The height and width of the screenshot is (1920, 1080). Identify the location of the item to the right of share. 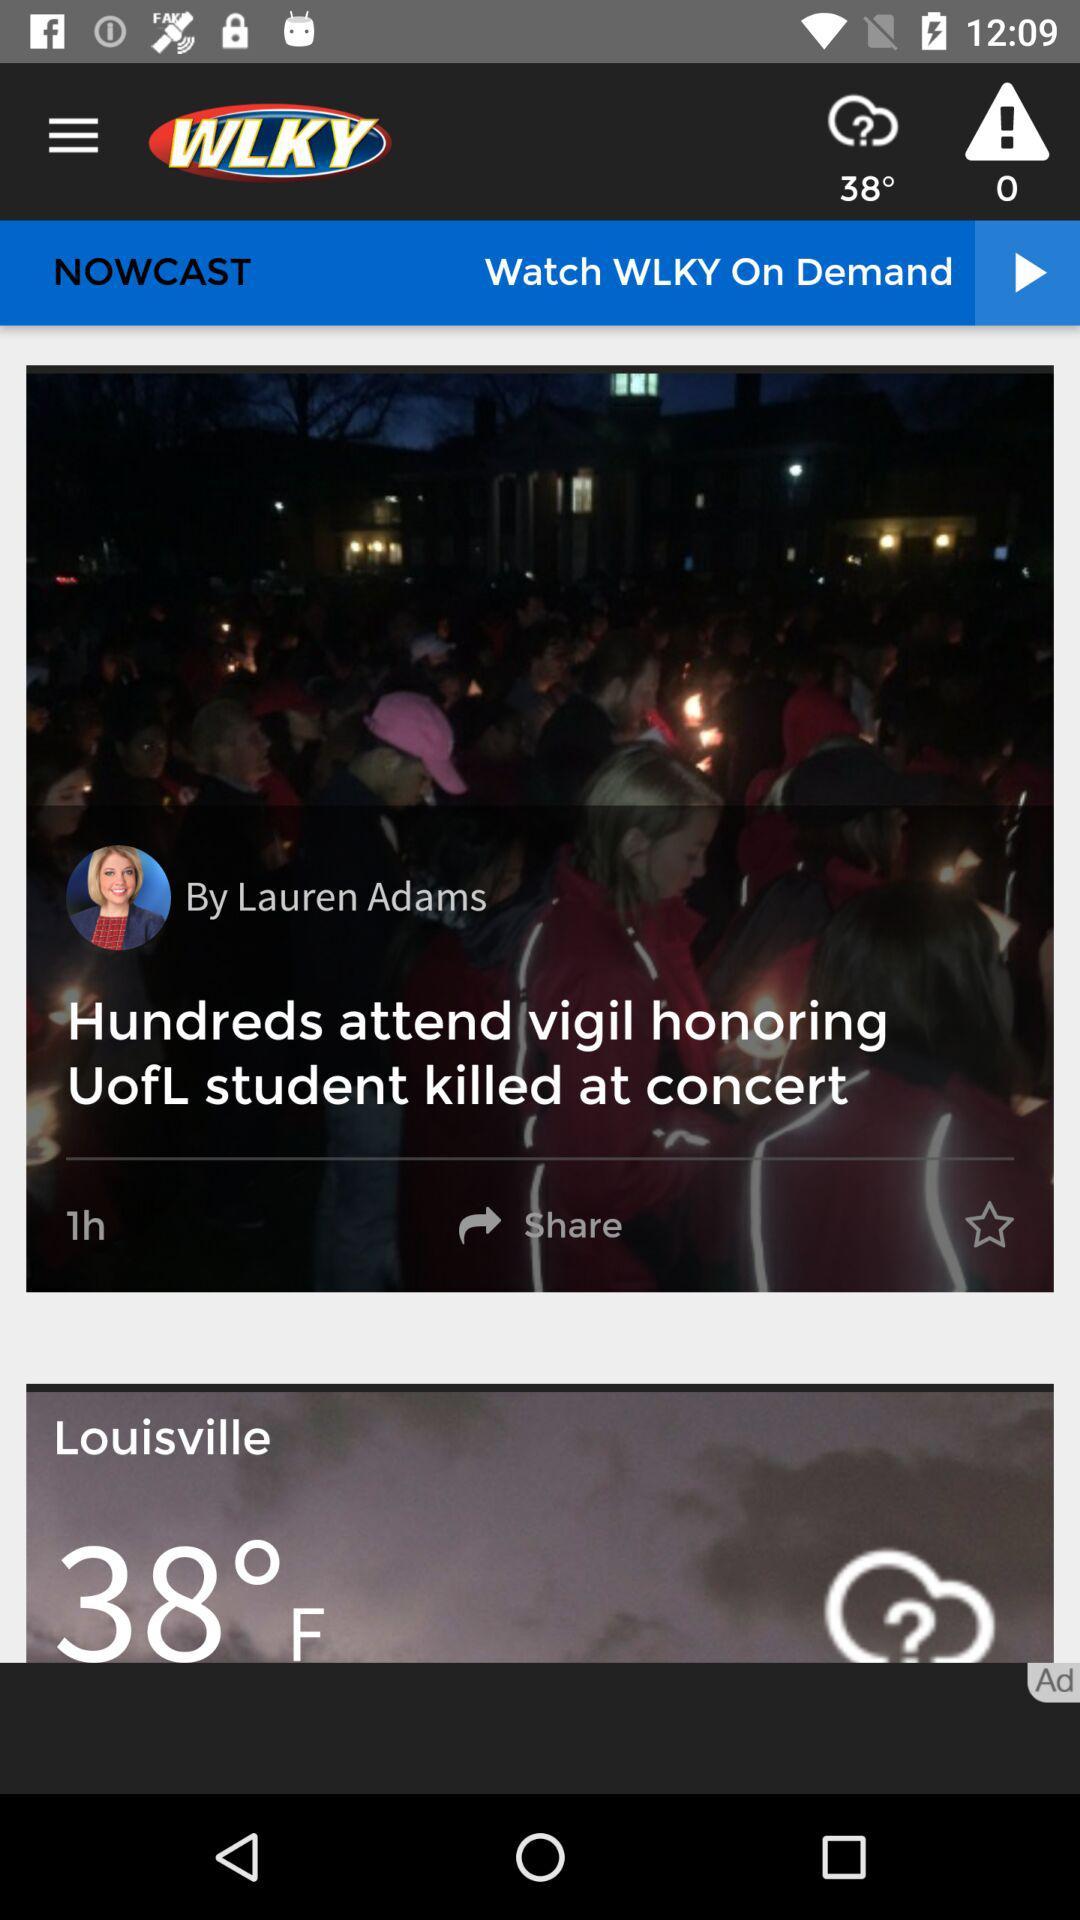
(988, 1225).